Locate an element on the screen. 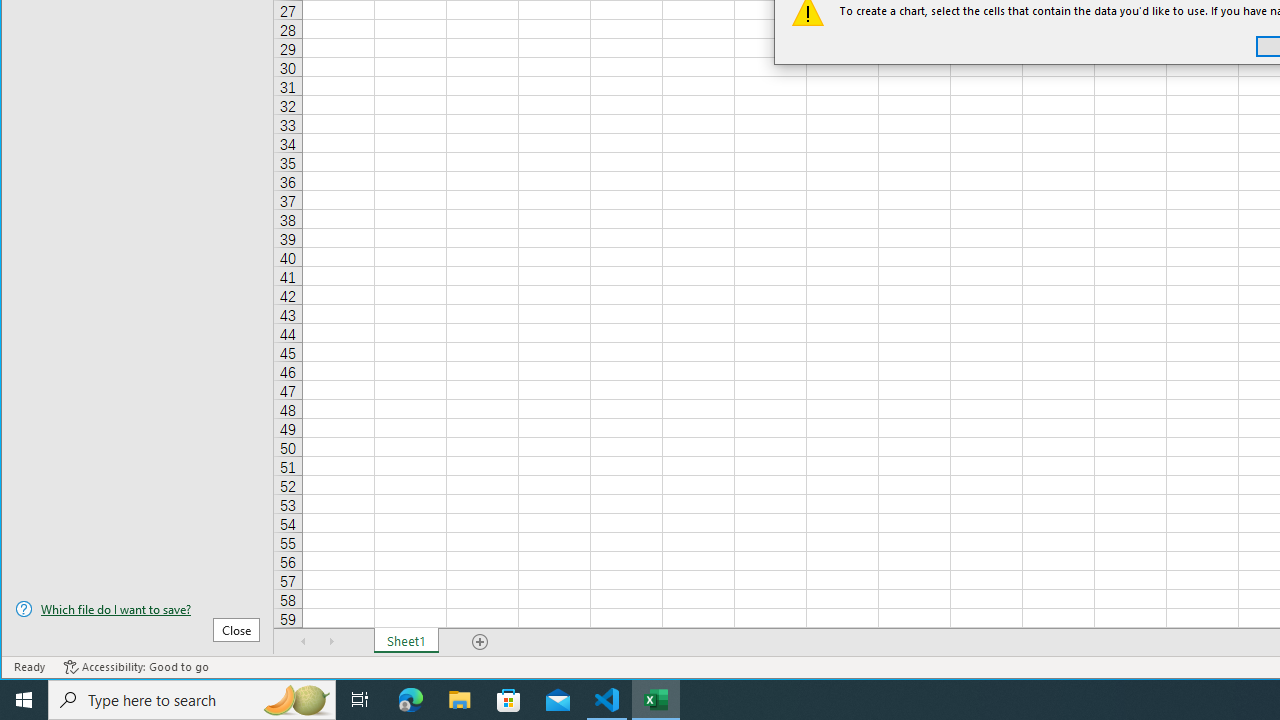 This screenshot has width=1280, height=720. 'Microsoft Edge' is located at coordinates (410, 698).